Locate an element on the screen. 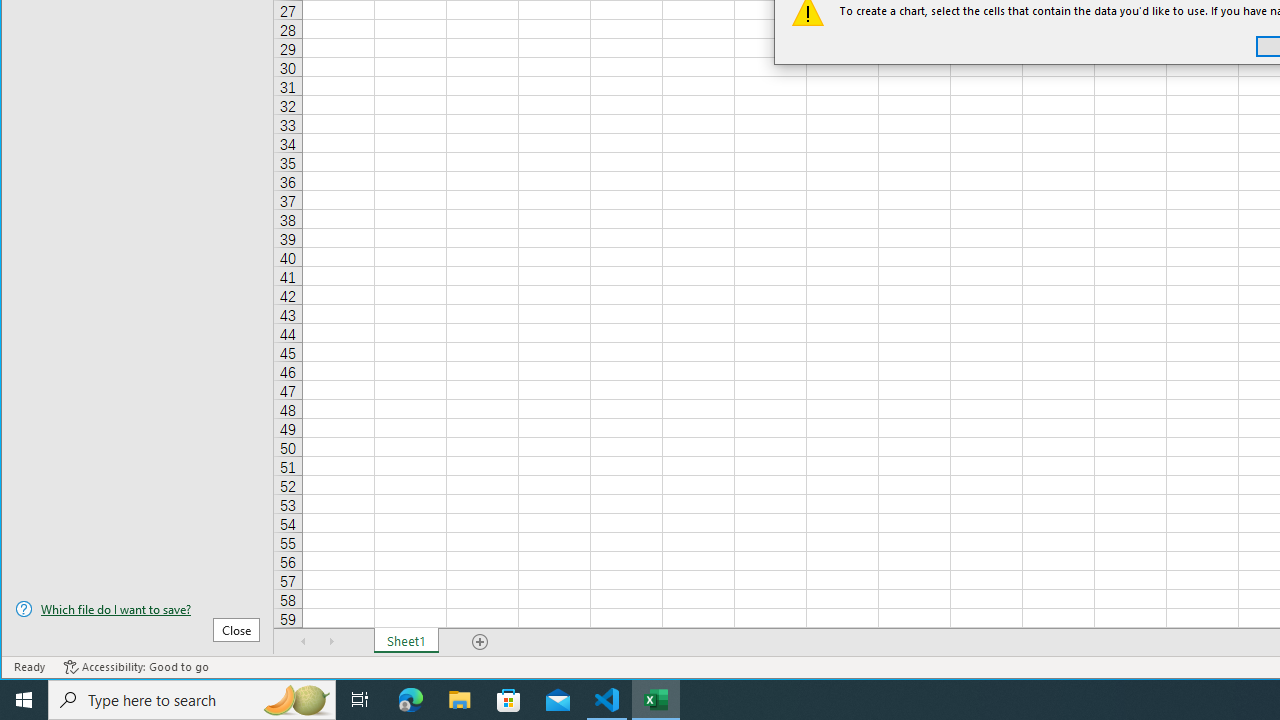 This screenshot has width=1280, height=720. 'Microsoft Edge' is located at coordinates (410, 698).